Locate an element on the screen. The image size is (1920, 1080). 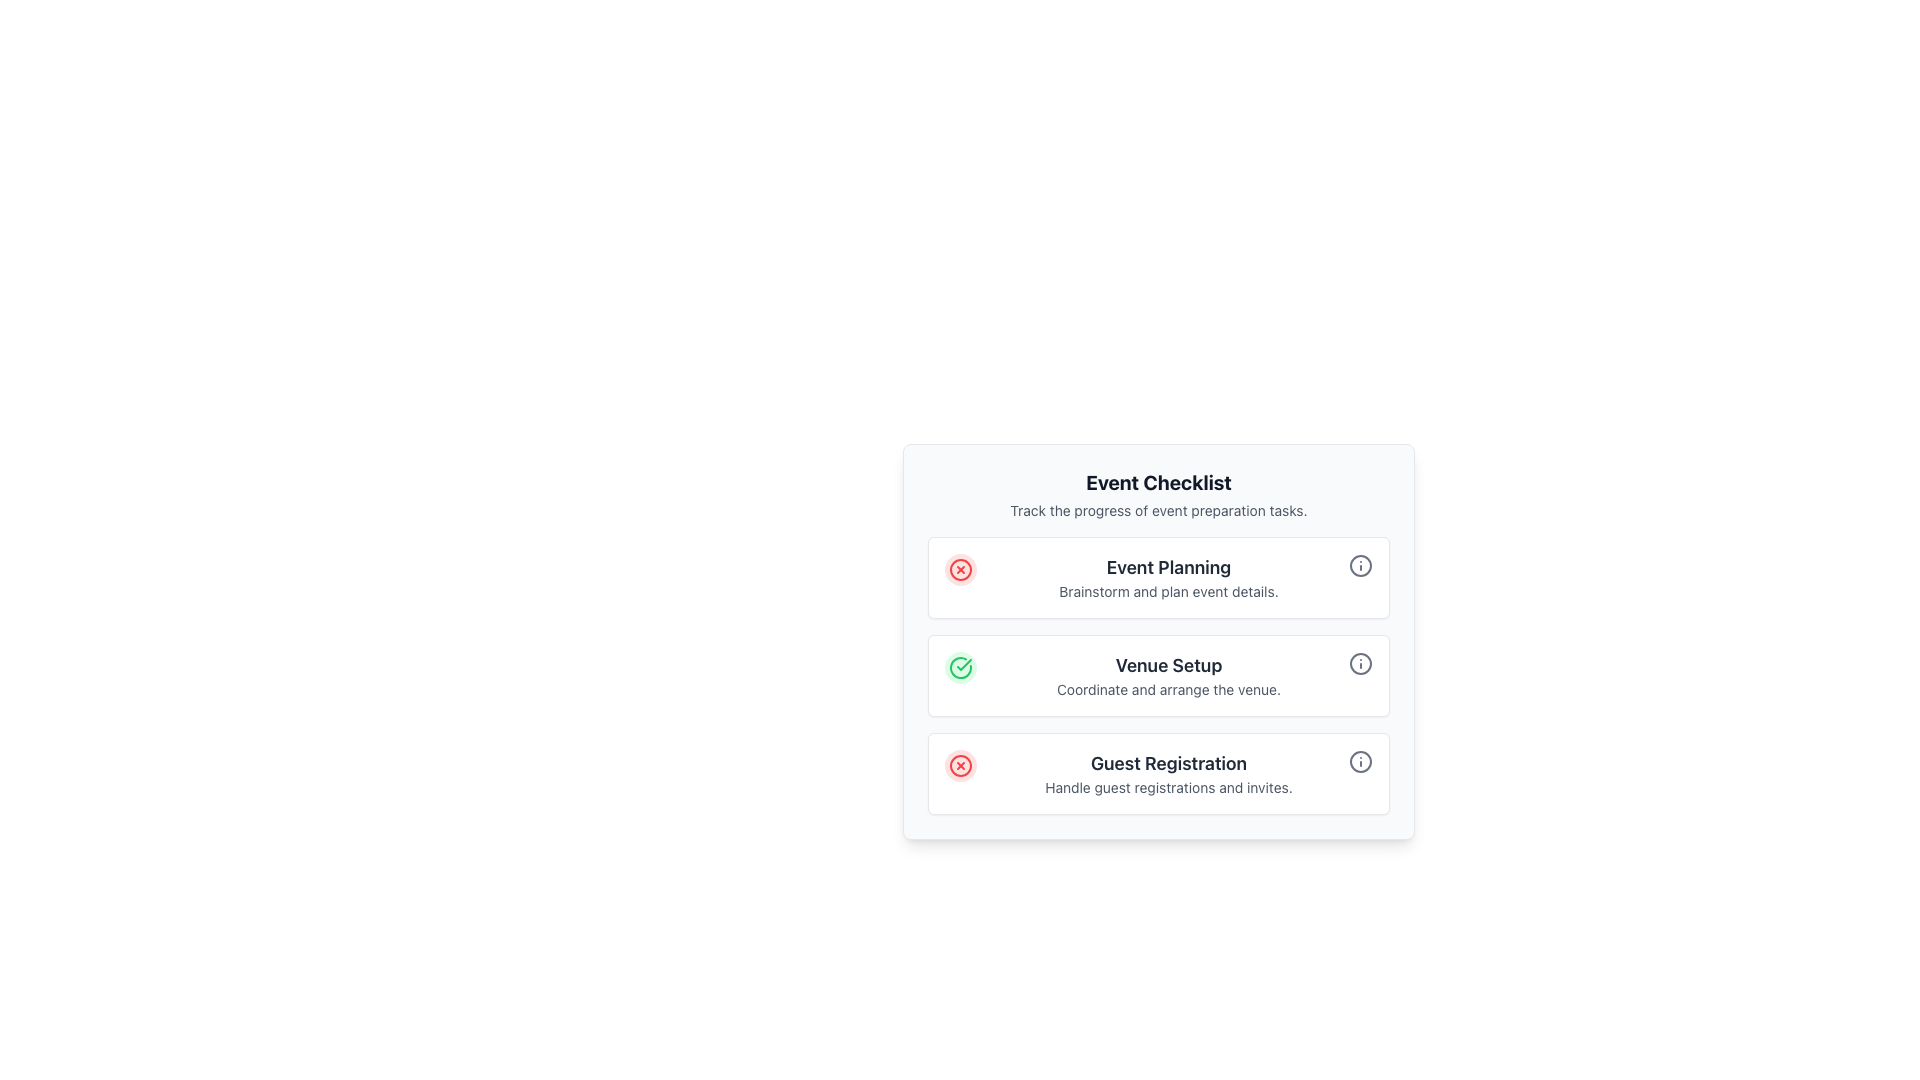
the informational button located in the 'Event Planning' section of the event checklist interface is located at coordinates (1360, 566).